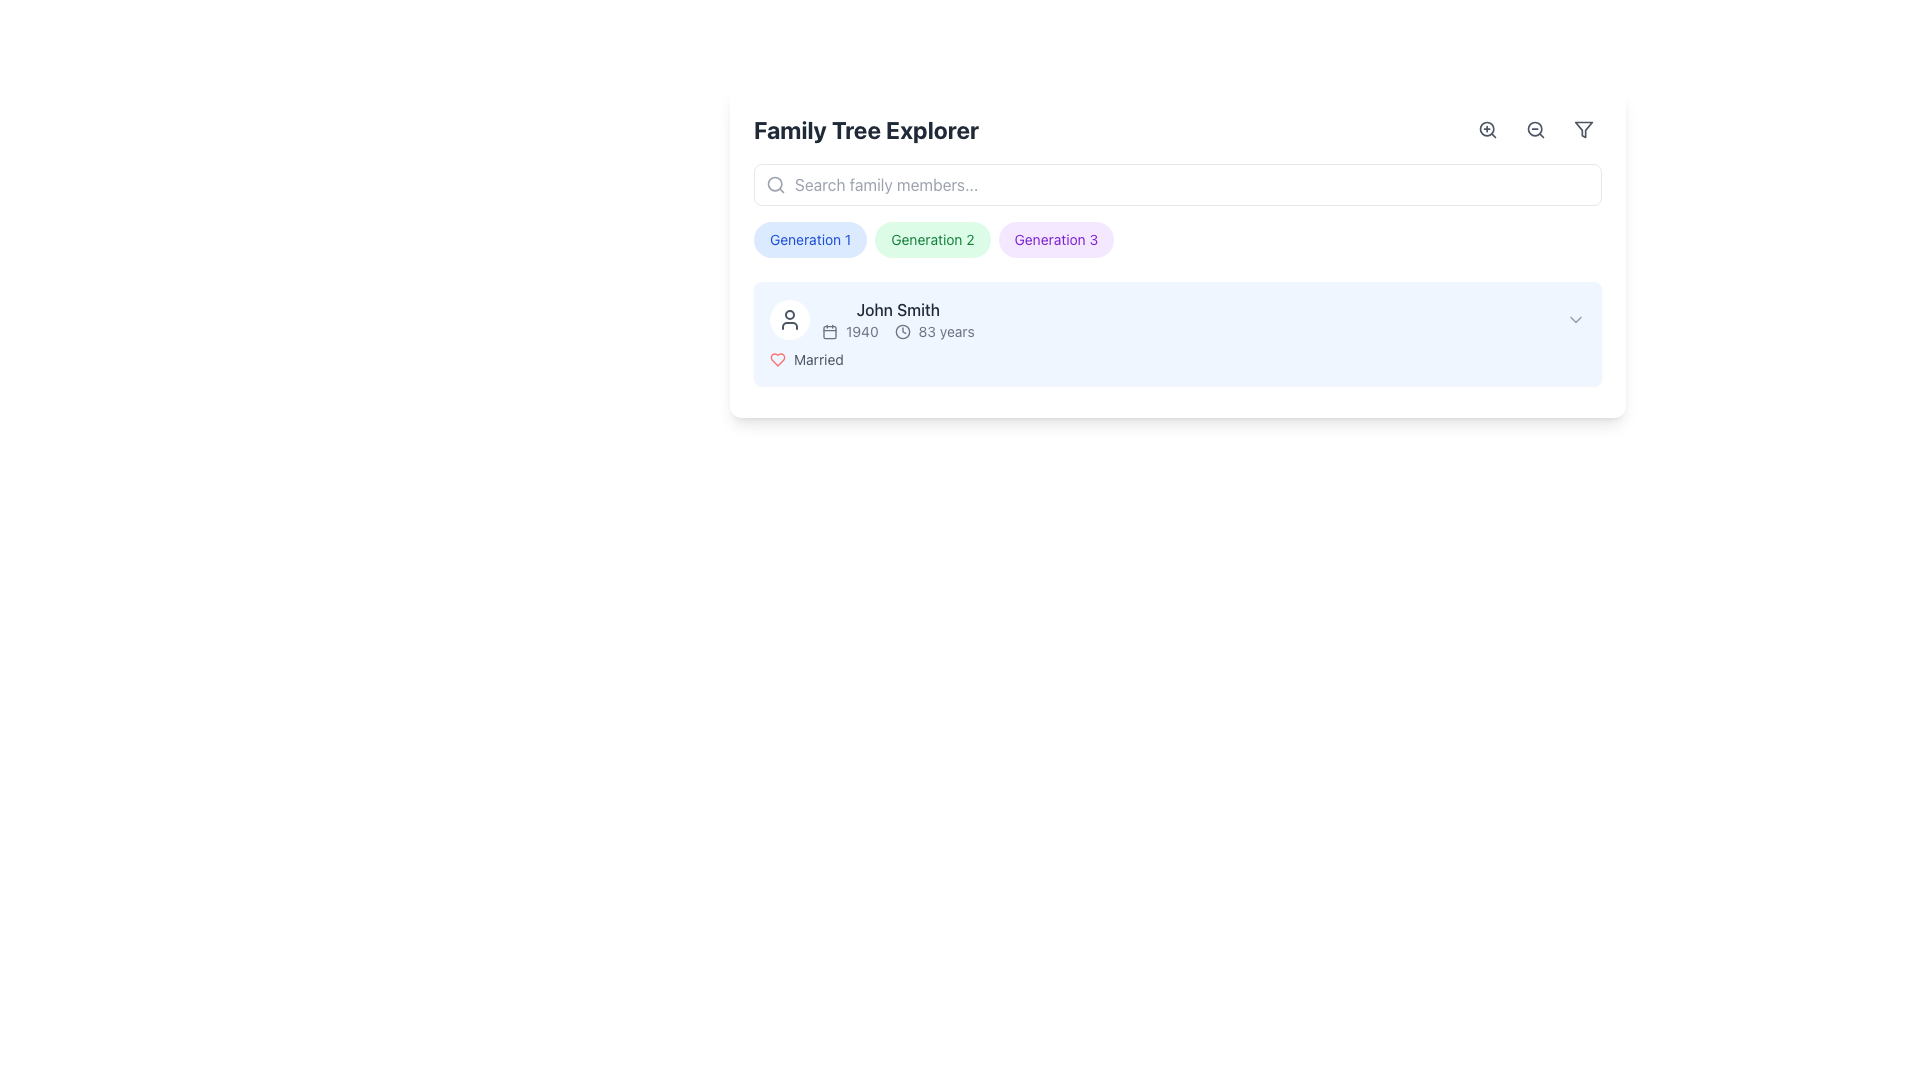 The height and width of the screenshot is (1080, 1920). Describe the element at coordinates (901, 330) in the screenshot. I see `the time-related icon located to the right of the text '1940' and just before '83 years'` at that location.